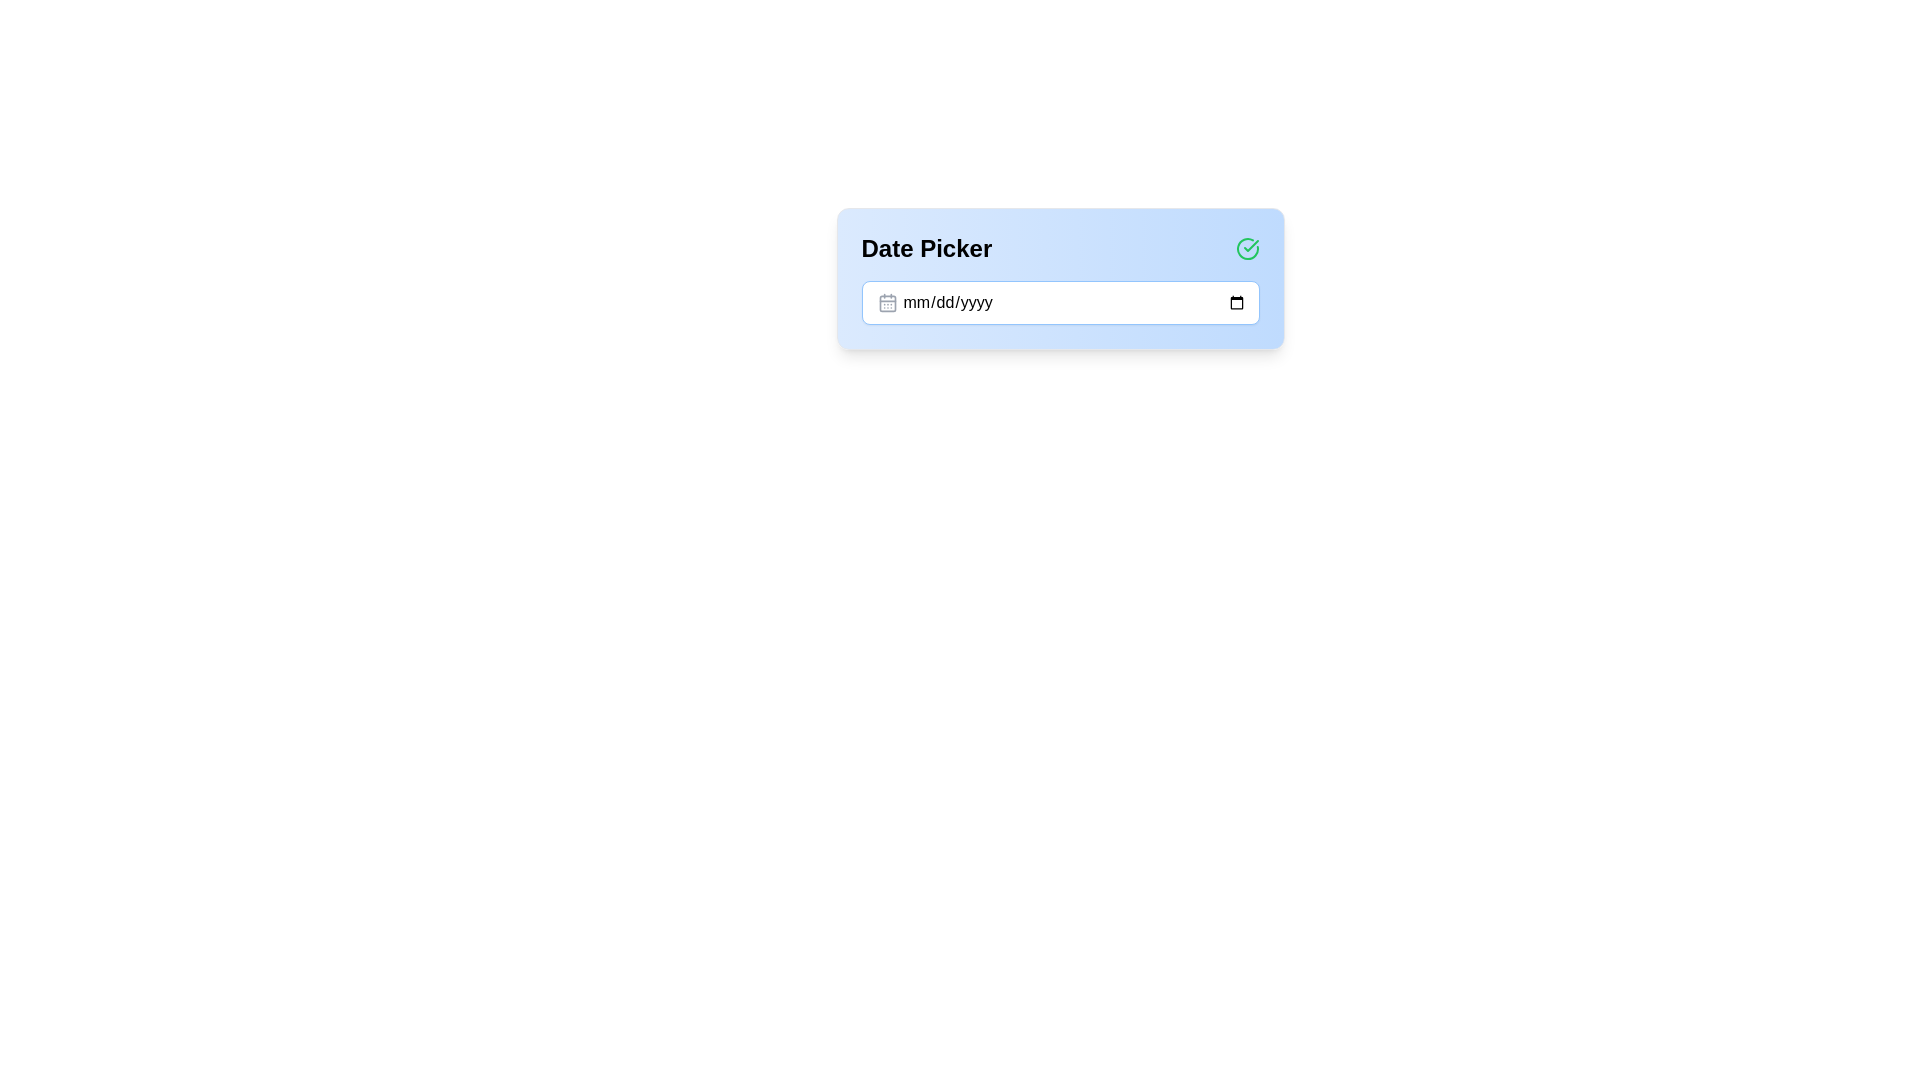 This screenshot has height=1080, width=1920. What do you see at coordinates (1246, 248) in the screenshot?
I see `the circular green checkmark icon located on the far right of the header of the date picker interface, next to the 'Date Picker' text label` at bounding box center [1246, 248].